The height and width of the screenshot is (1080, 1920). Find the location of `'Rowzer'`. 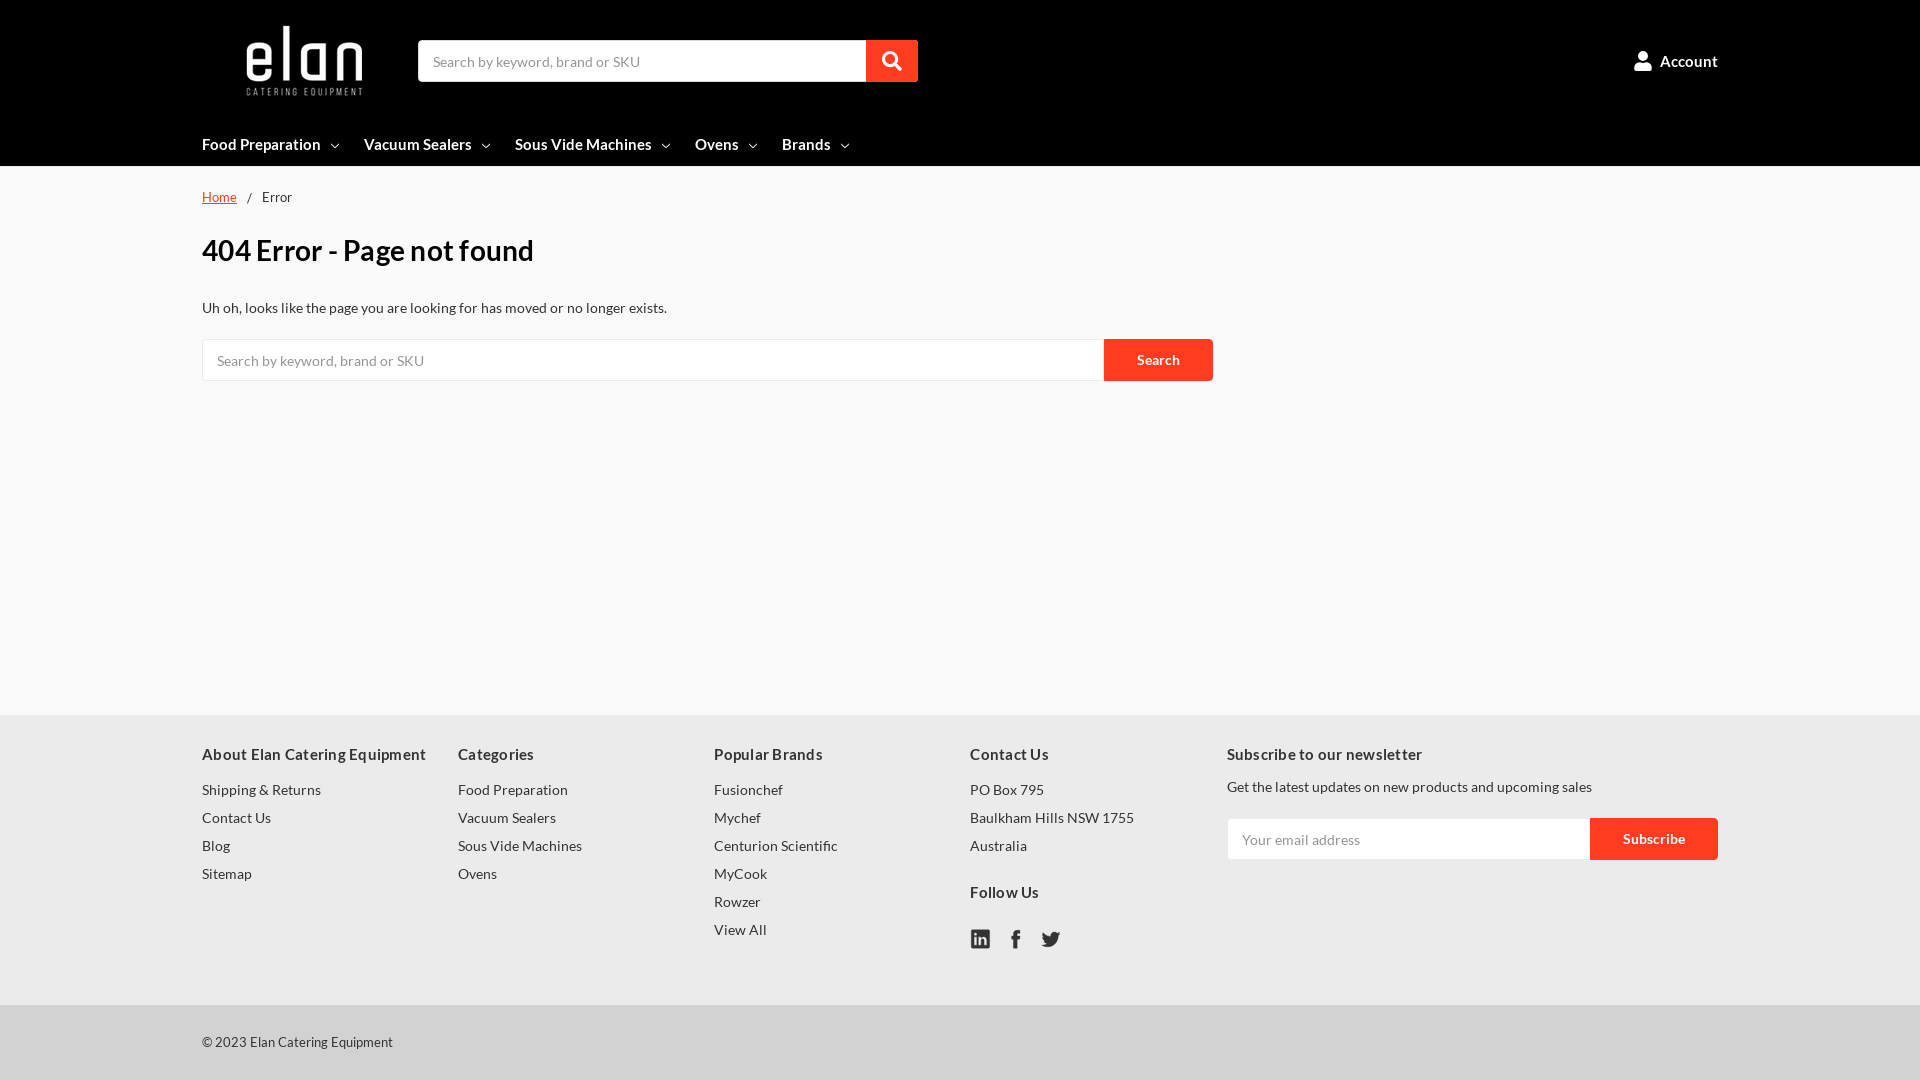

'Rowzer' is located at coordinates (736, 901).